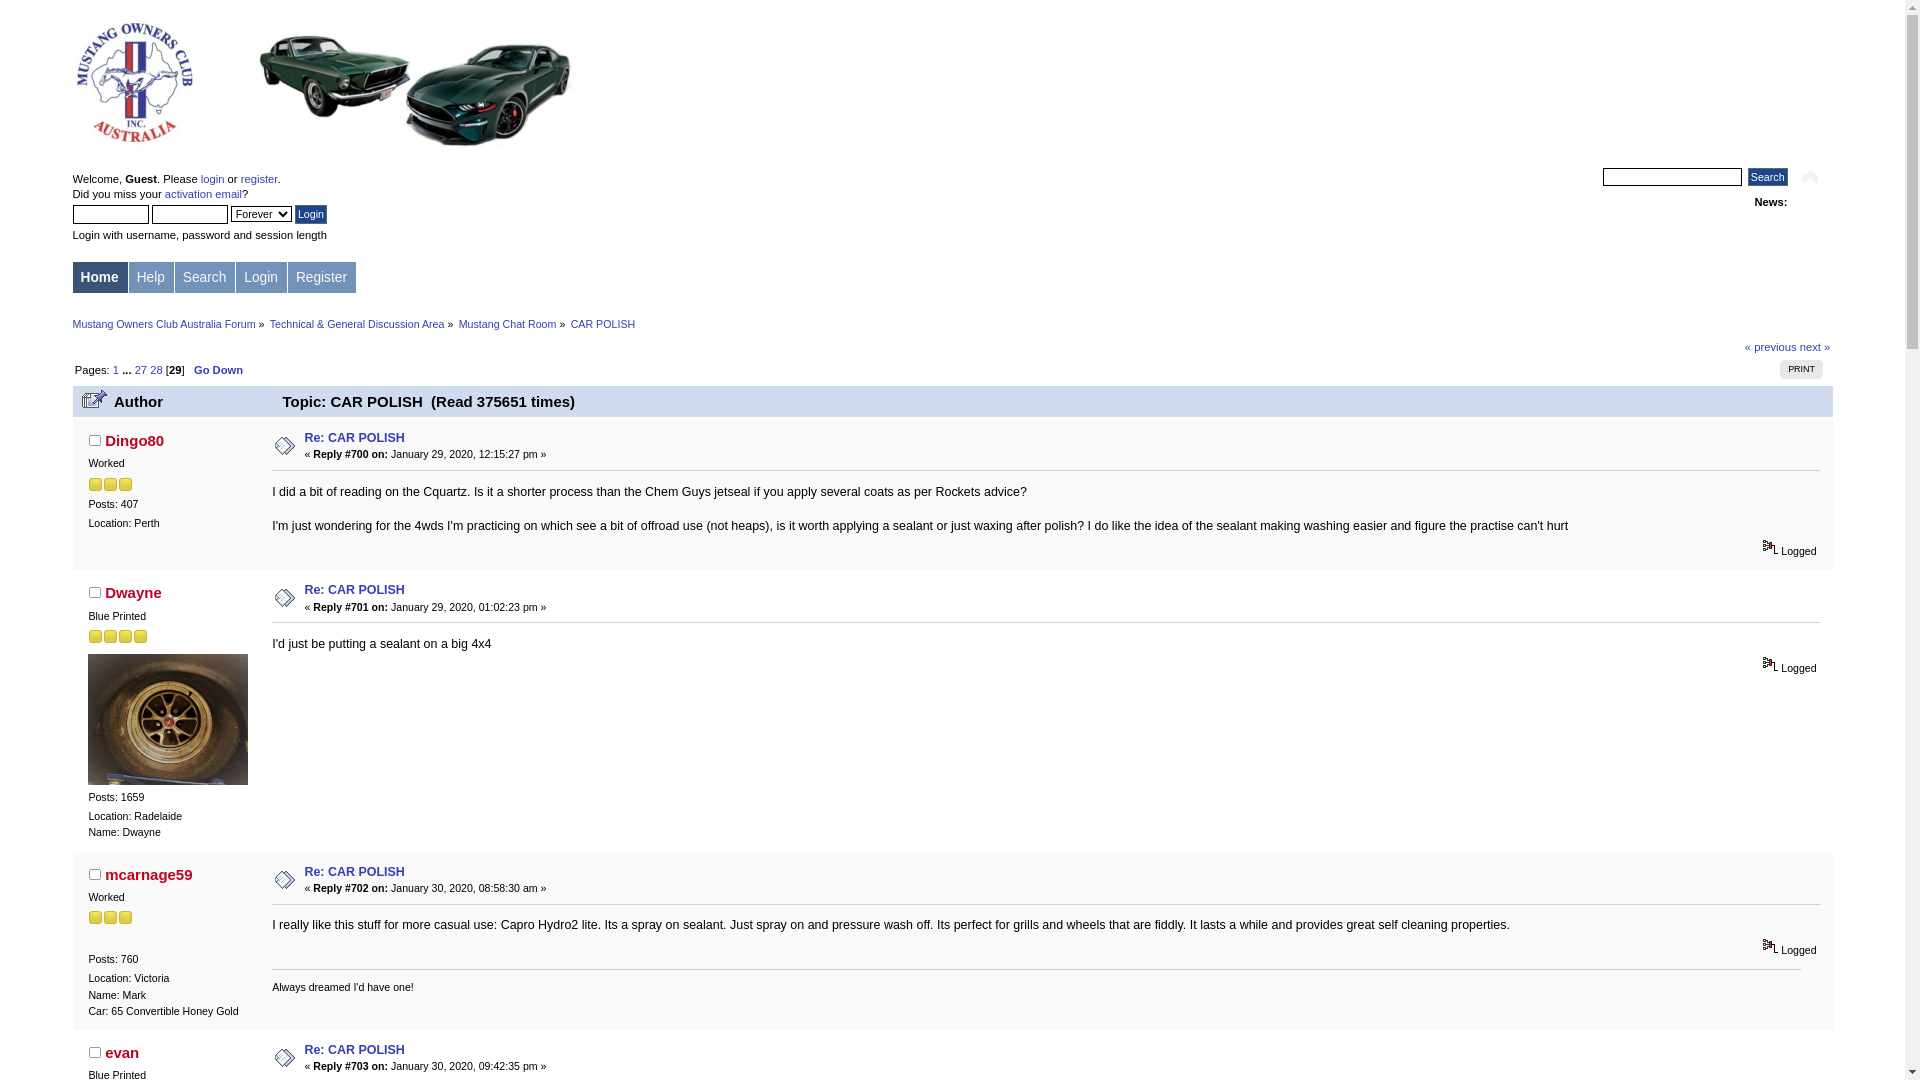  I want to click on 'login', so click(201, 177).